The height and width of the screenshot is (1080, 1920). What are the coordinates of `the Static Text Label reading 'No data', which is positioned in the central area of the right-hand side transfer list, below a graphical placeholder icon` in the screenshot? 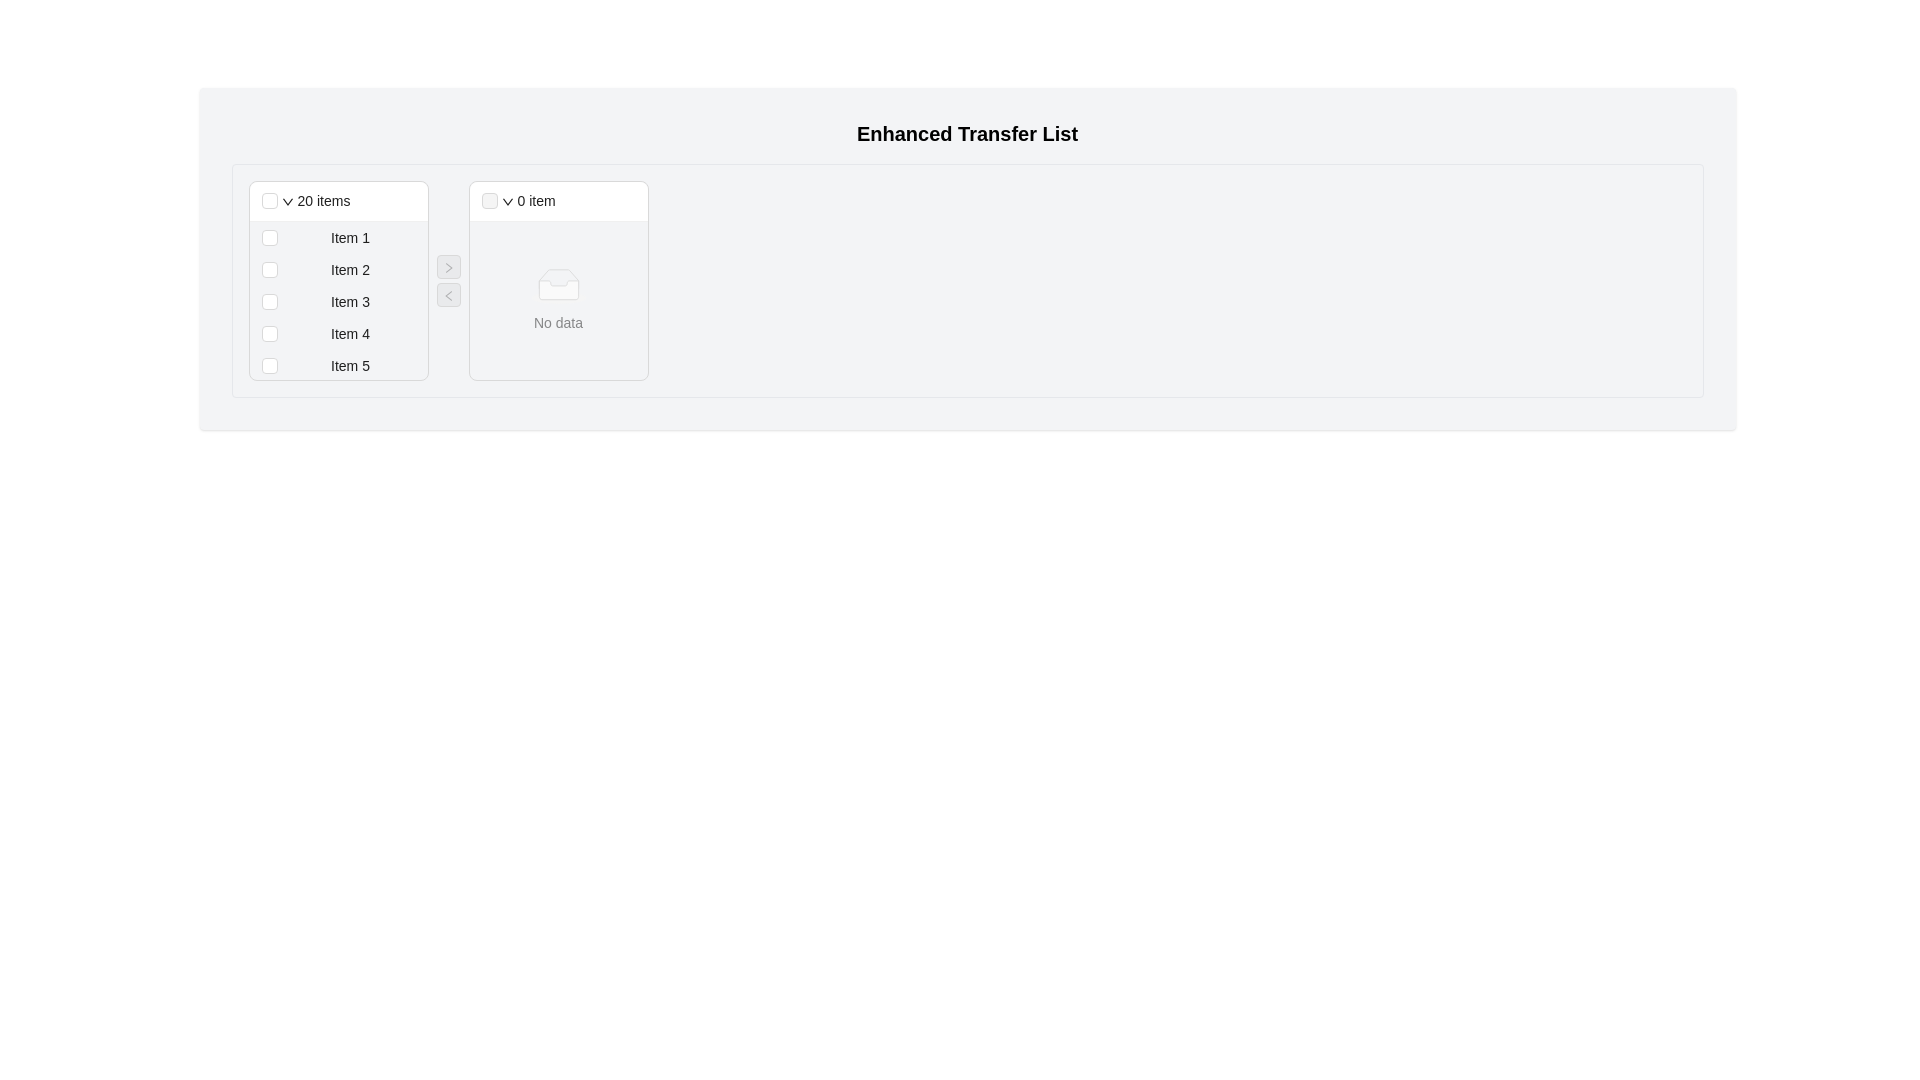 It's located at (558, 321).